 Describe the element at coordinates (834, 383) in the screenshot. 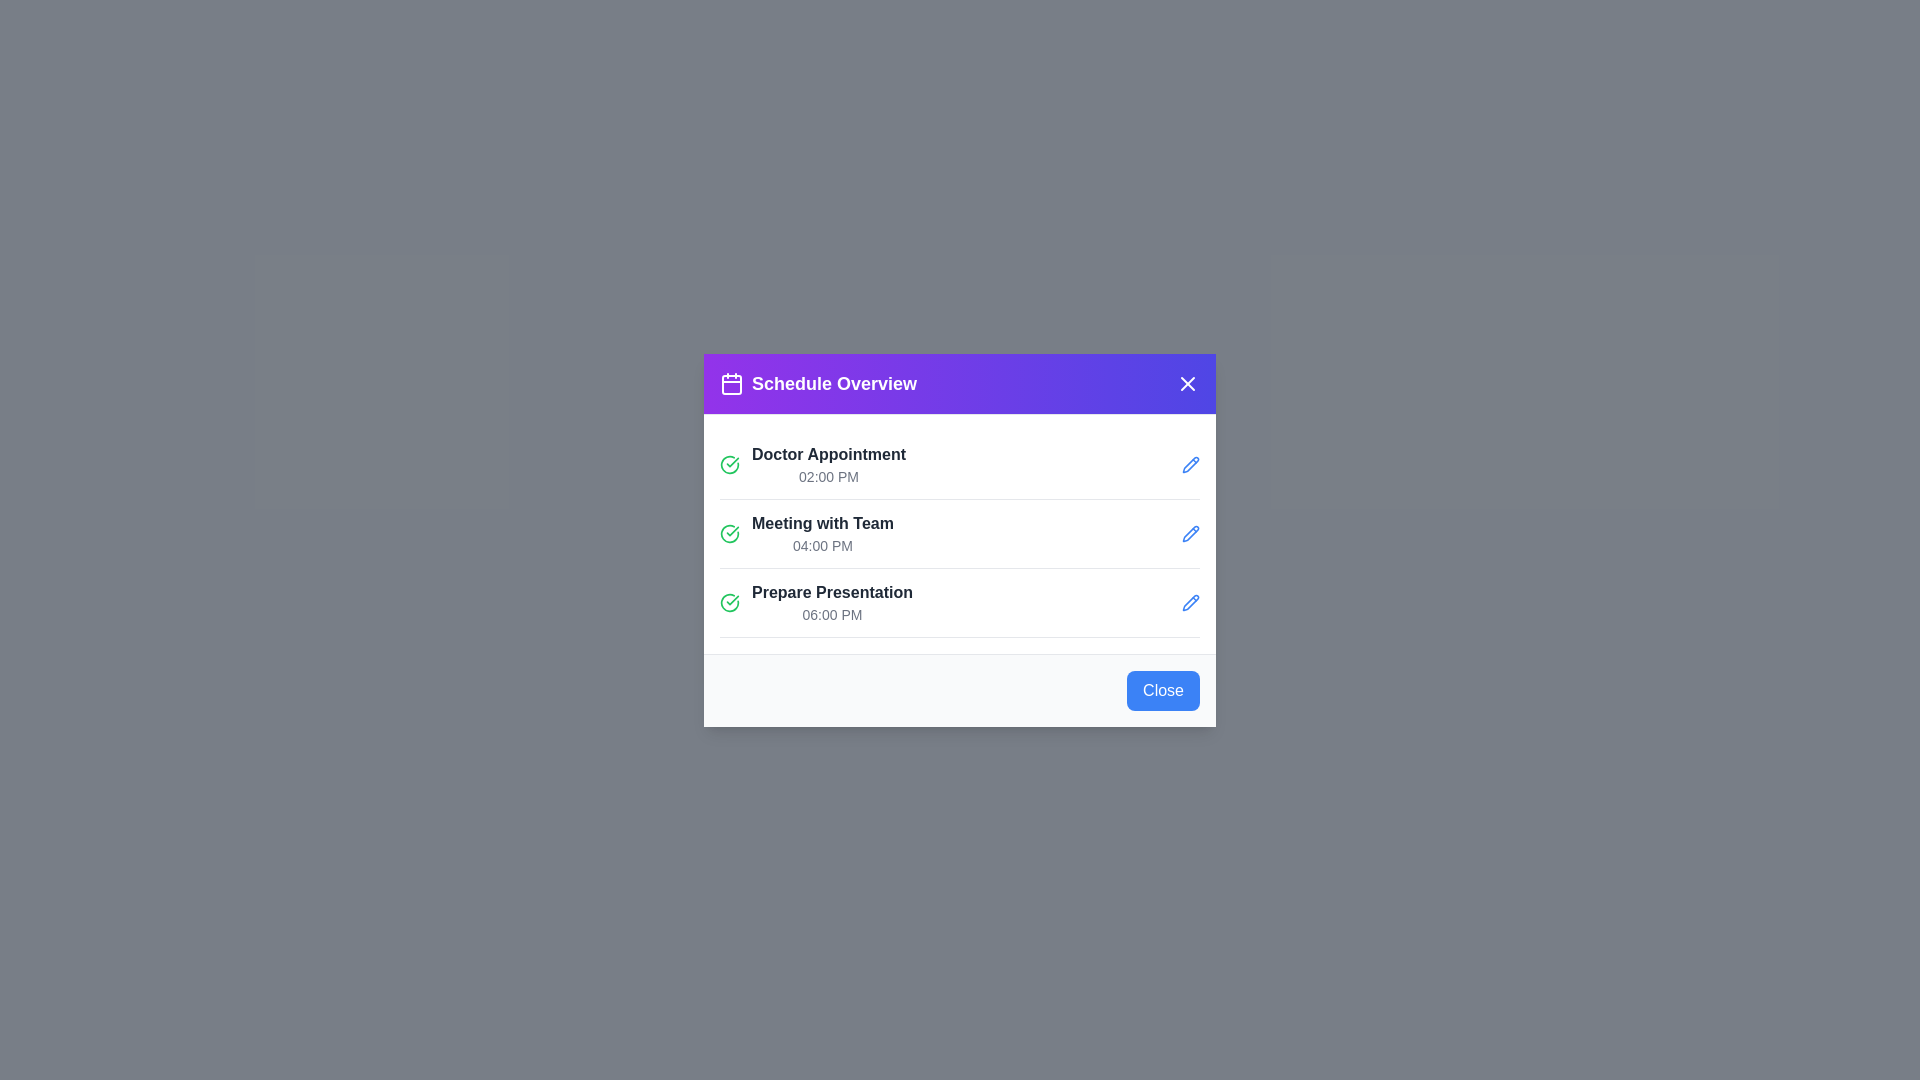

I see `the title text label located in the purple header section of the modal dialog, which is adjacent to a calendar icon` at that location.